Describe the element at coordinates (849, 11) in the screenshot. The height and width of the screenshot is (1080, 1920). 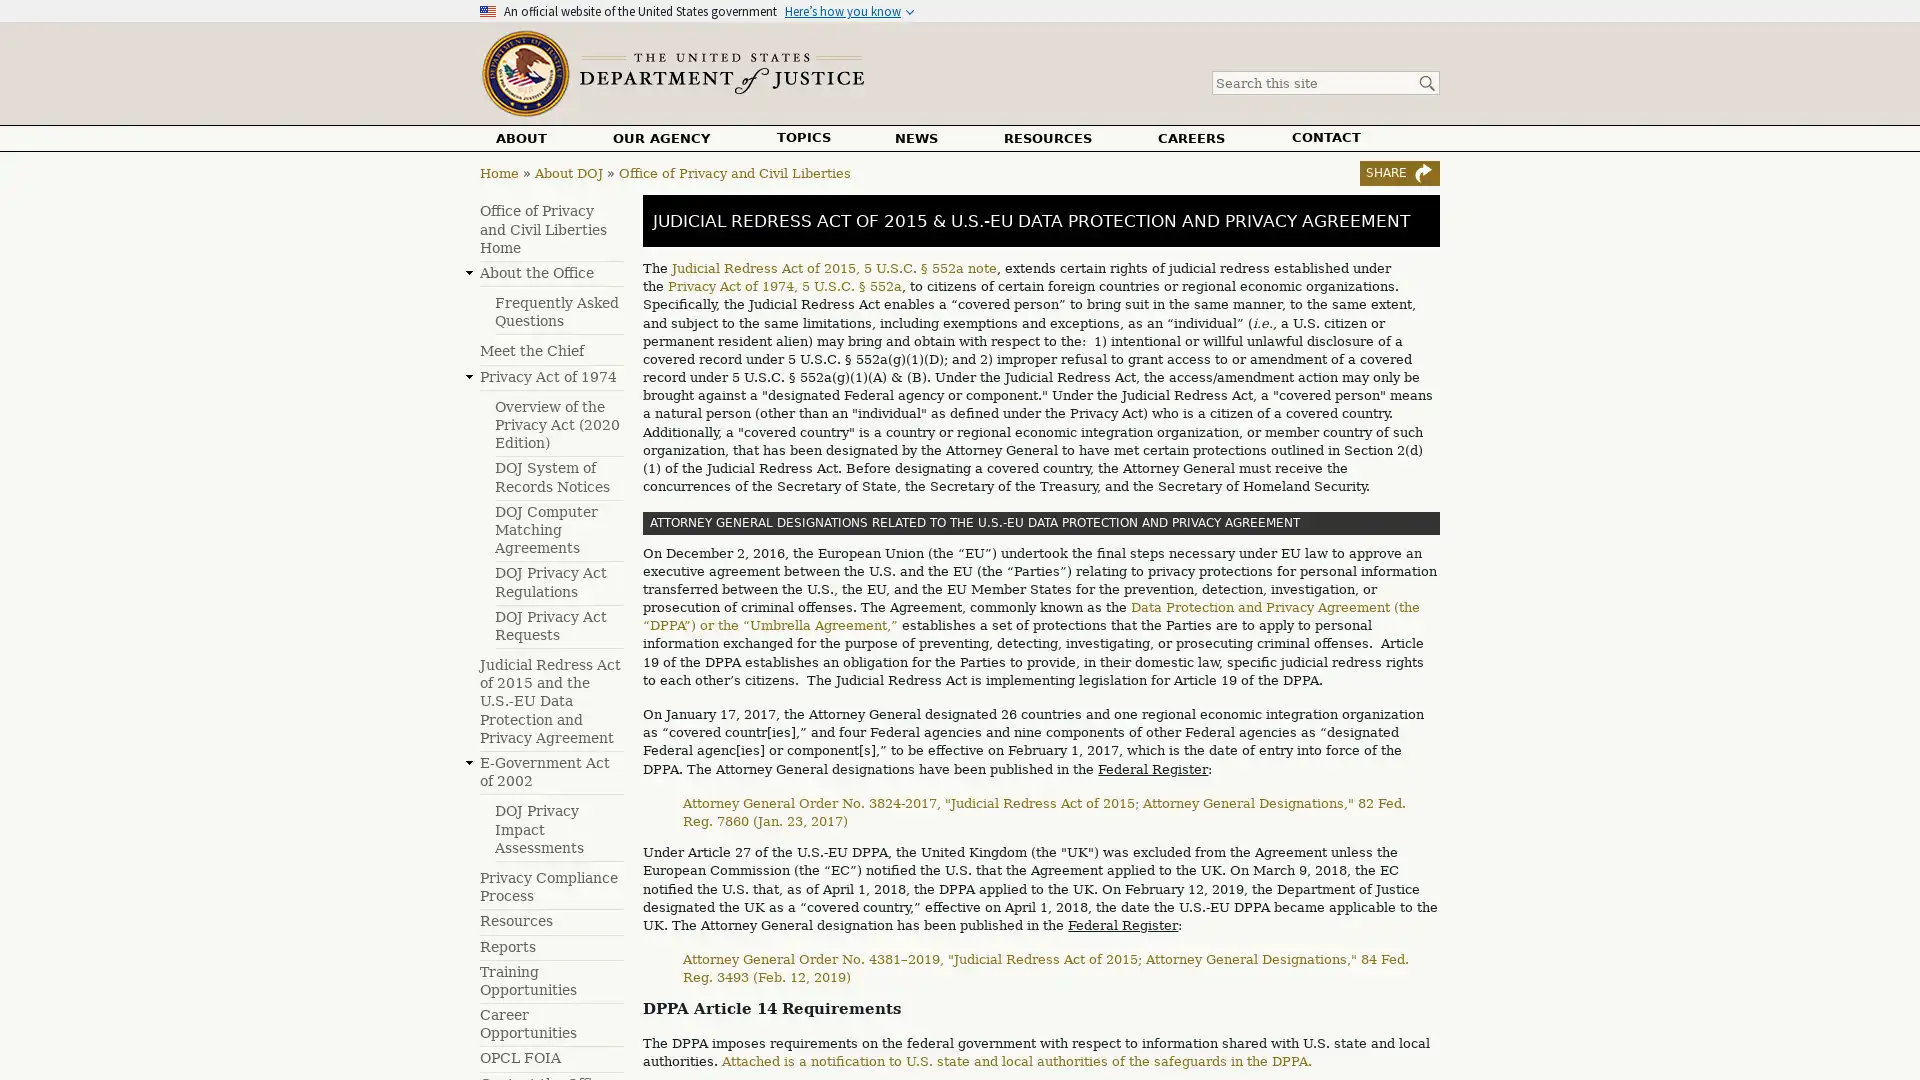
I see `Heres how you know` at that location.